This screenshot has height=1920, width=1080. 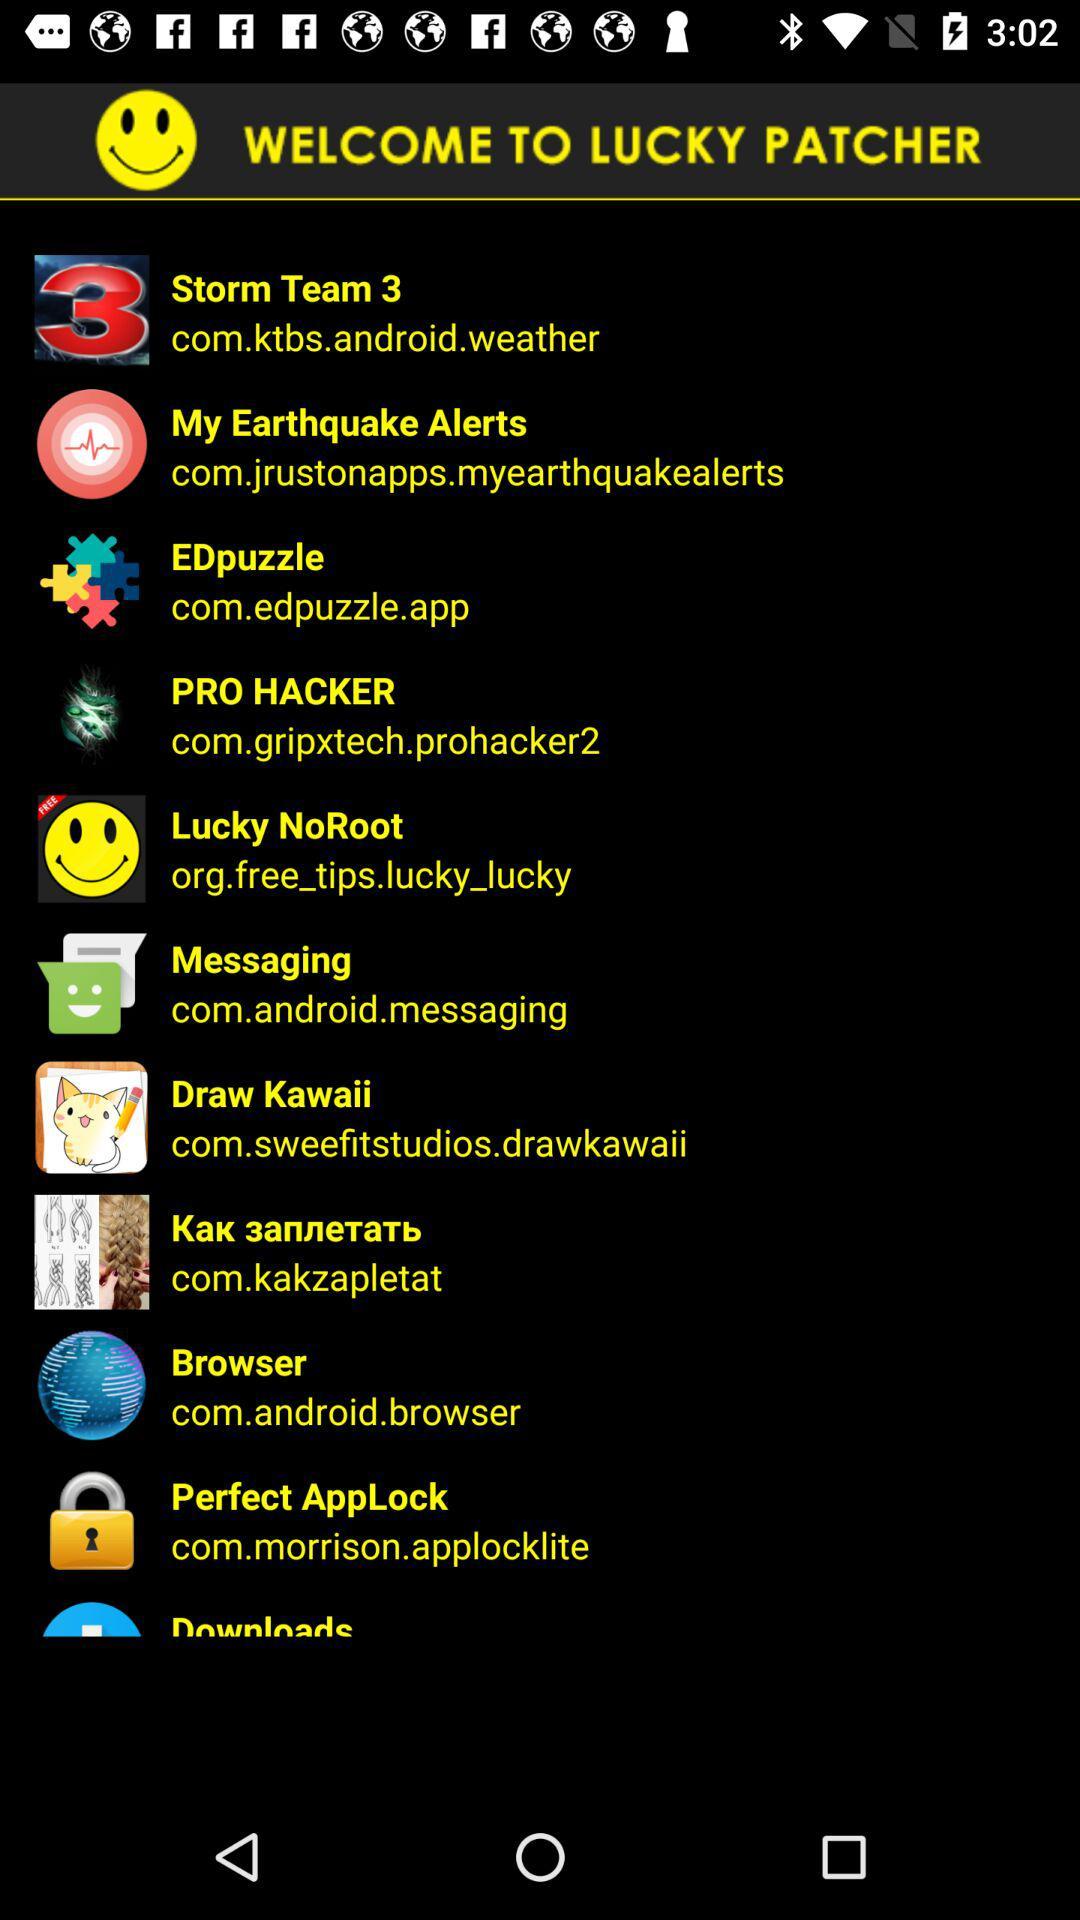 I want to click on app below com.morrison.applocklite, so click(x=611, y=1620).